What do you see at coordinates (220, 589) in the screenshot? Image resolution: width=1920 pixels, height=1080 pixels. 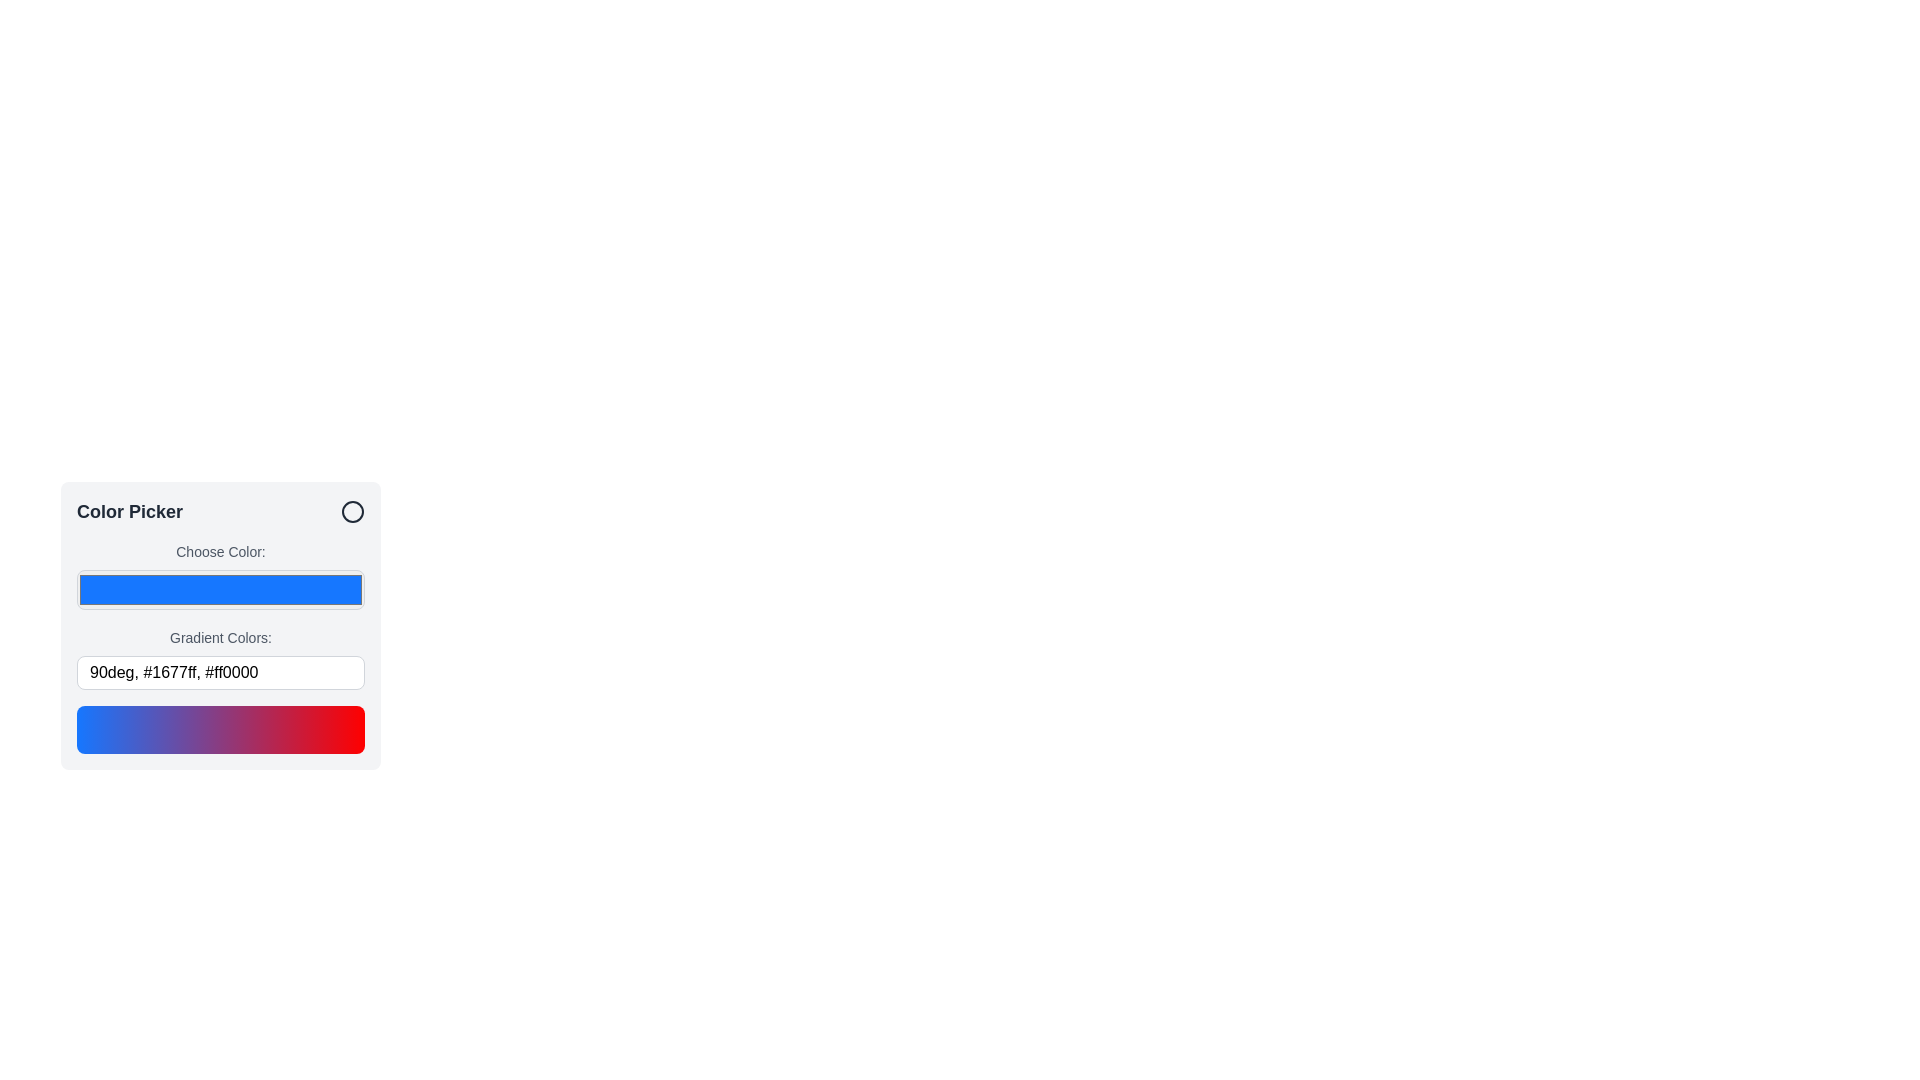 I see `a color from the palette into the interactive Color Picker Input located below the 'Choose Color:' label` at bounding box center [220, 589].